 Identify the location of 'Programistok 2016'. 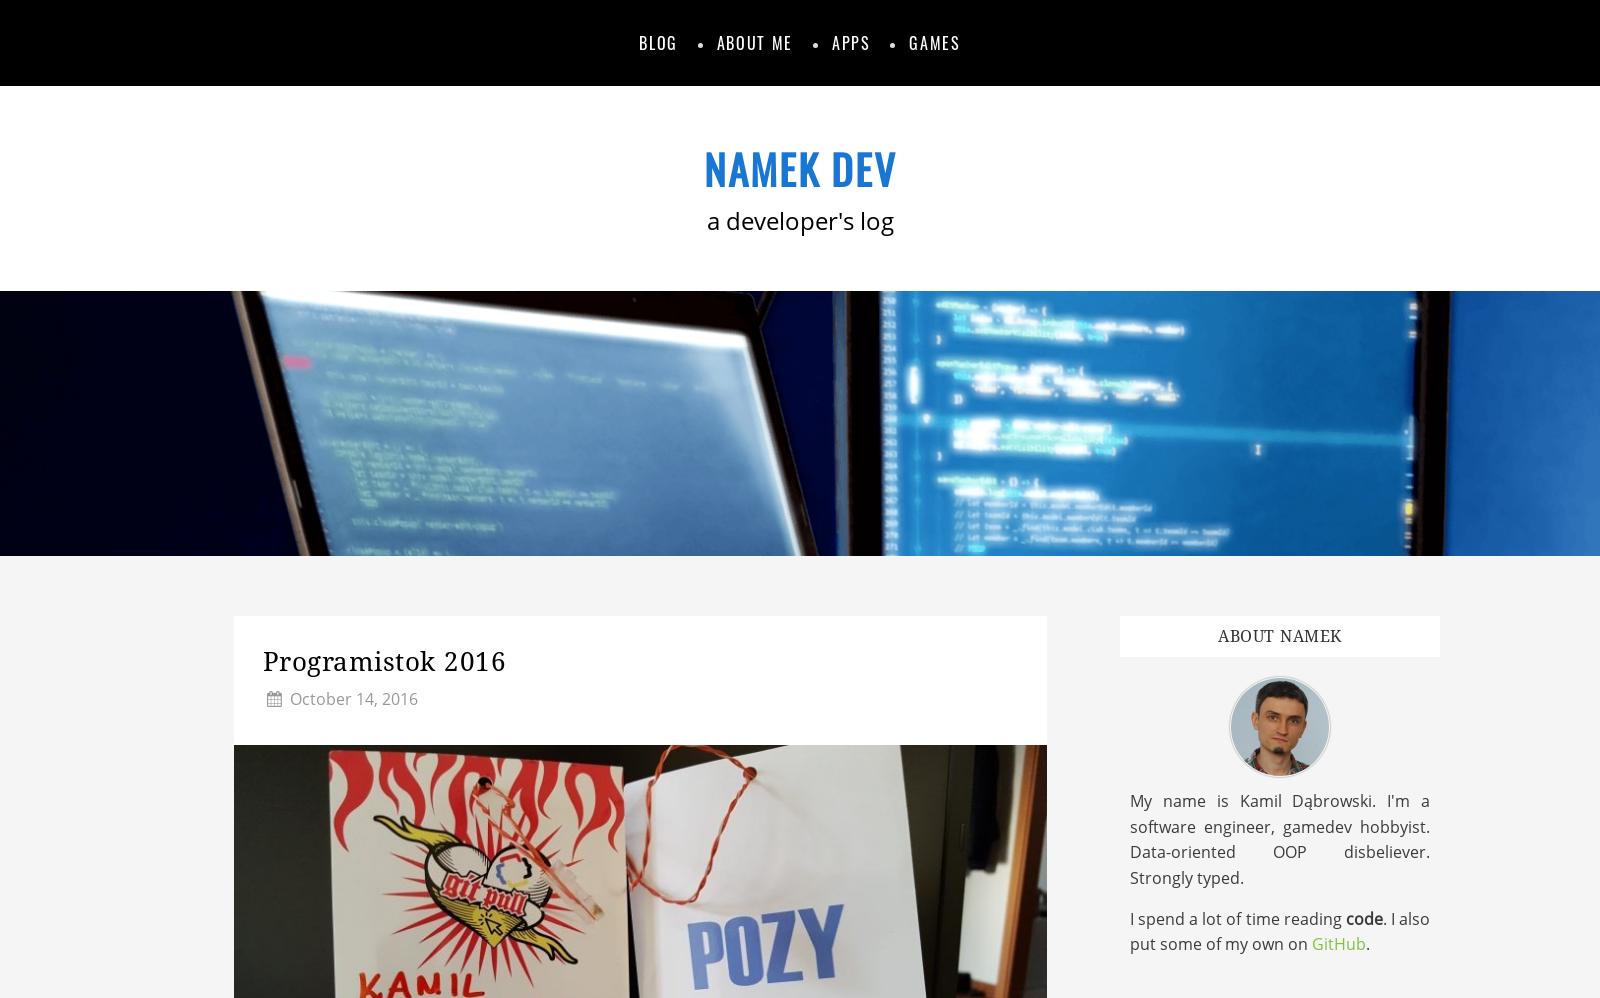
(262, 660).